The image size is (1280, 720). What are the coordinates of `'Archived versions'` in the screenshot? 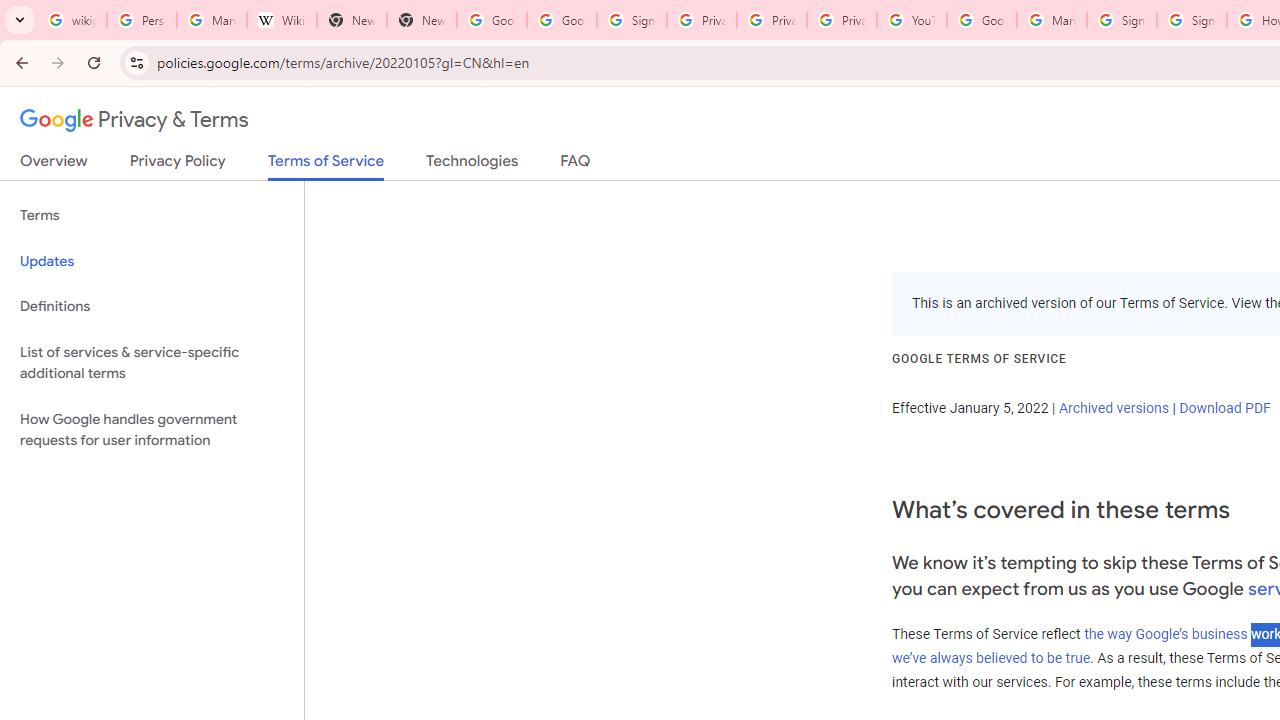 It's located at (1112, 406).